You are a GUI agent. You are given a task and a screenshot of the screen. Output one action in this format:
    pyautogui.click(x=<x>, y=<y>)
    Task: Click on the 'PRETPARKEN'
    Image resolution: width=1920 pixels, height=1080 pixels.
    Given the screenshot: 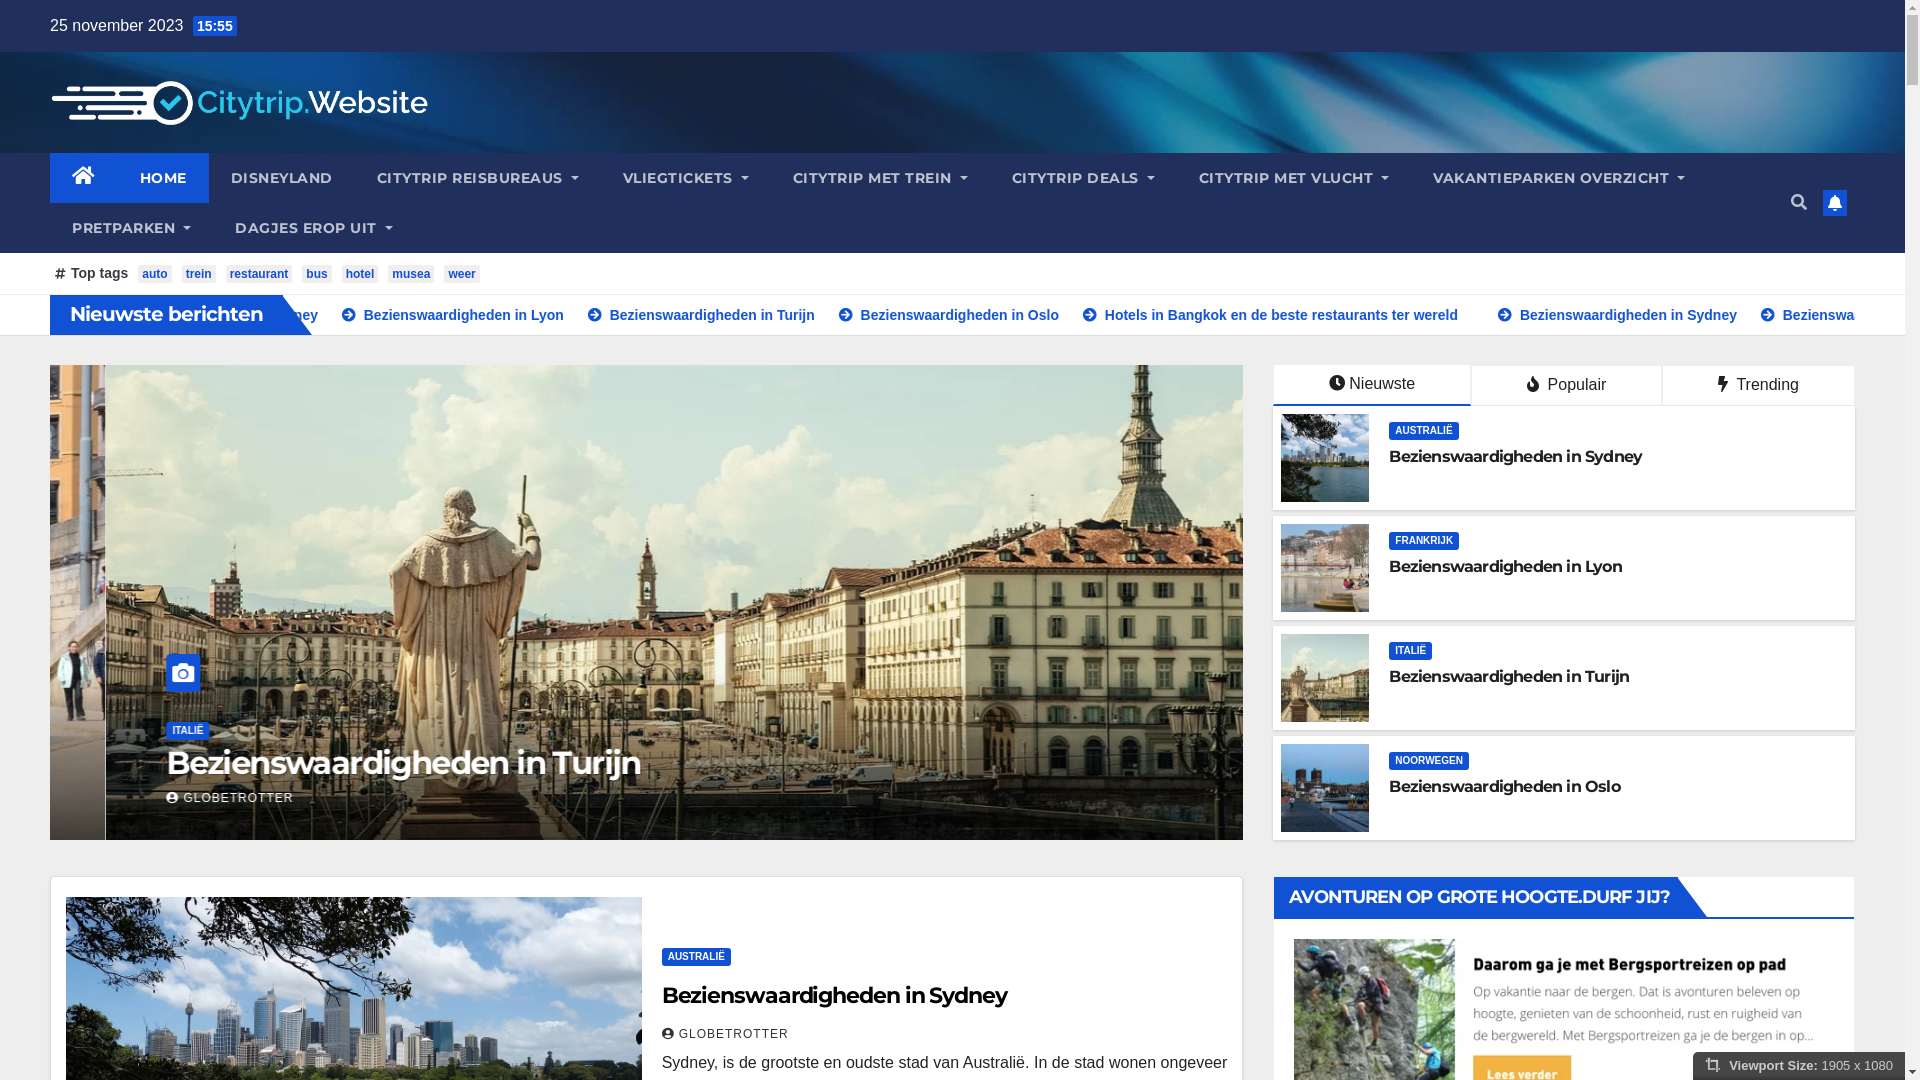 What is the action you would take?
    pyautogui.click(x=130, y=226)
    